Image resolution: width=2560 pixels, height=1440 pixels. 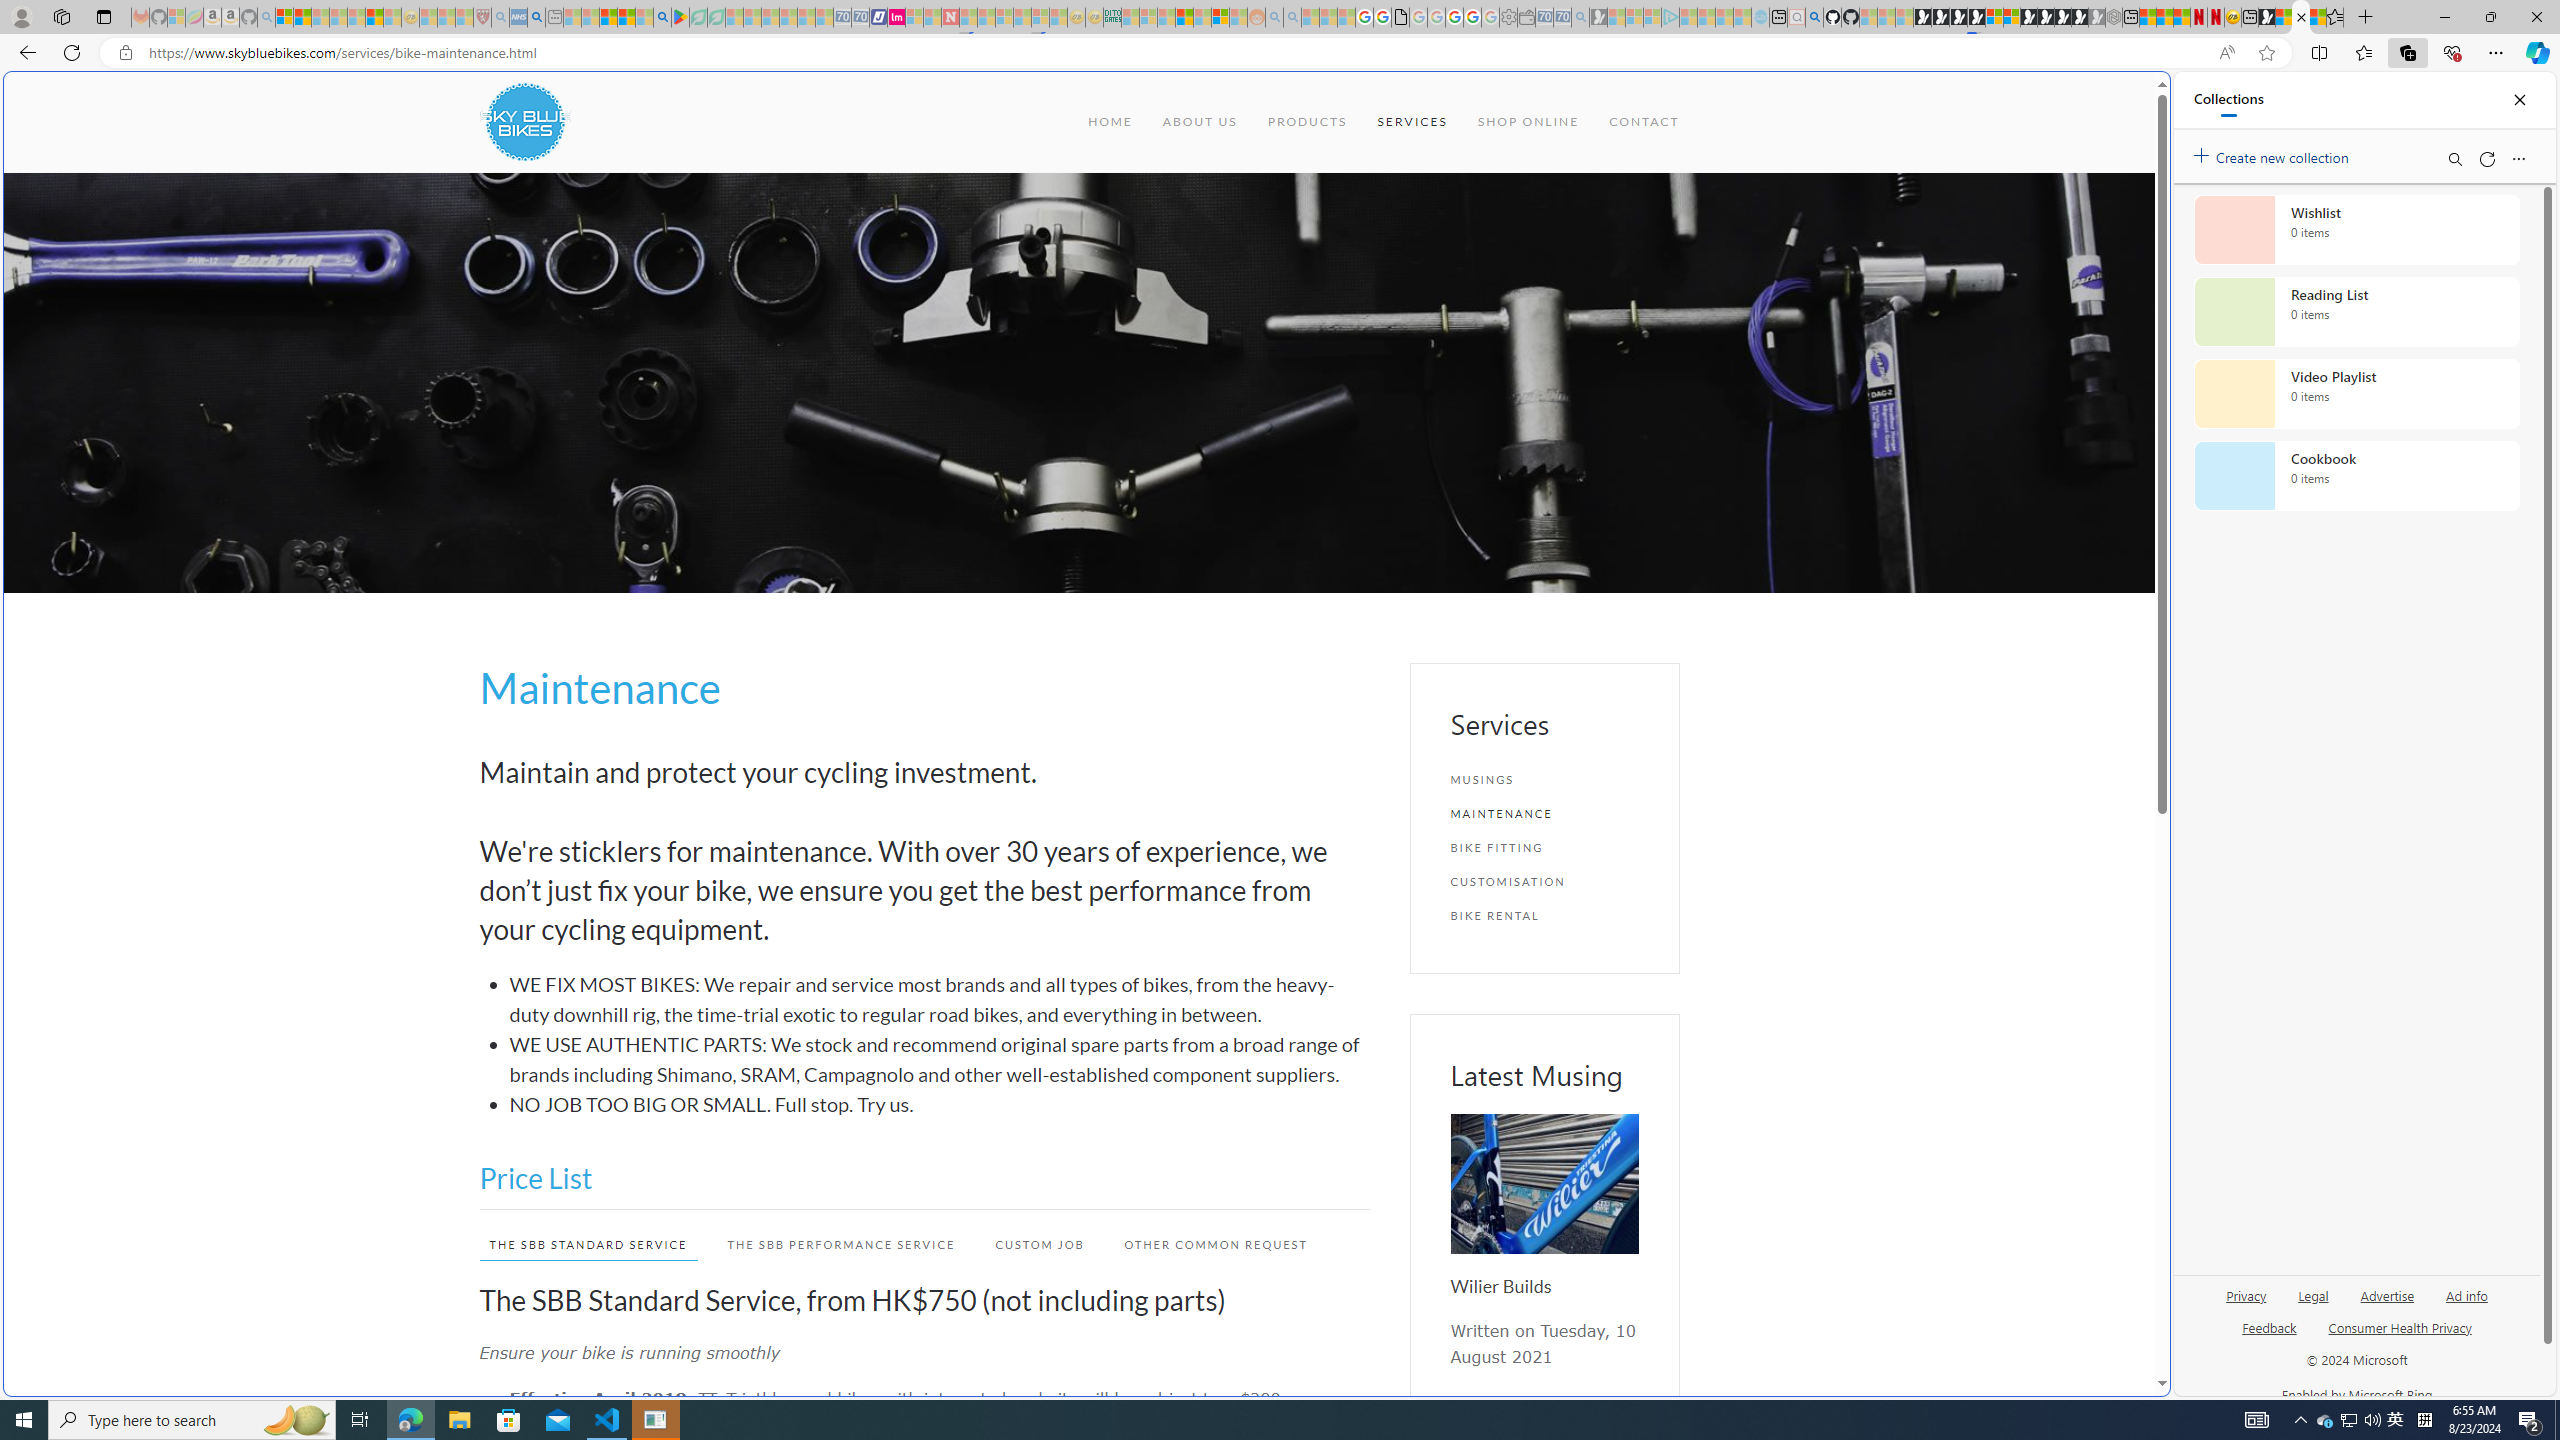 What do you see at coordinates (1597, 16) in the screenshot?
I see `'Microsoft Start Gaming - Sleeping'` at bounding box center [1597, 16].